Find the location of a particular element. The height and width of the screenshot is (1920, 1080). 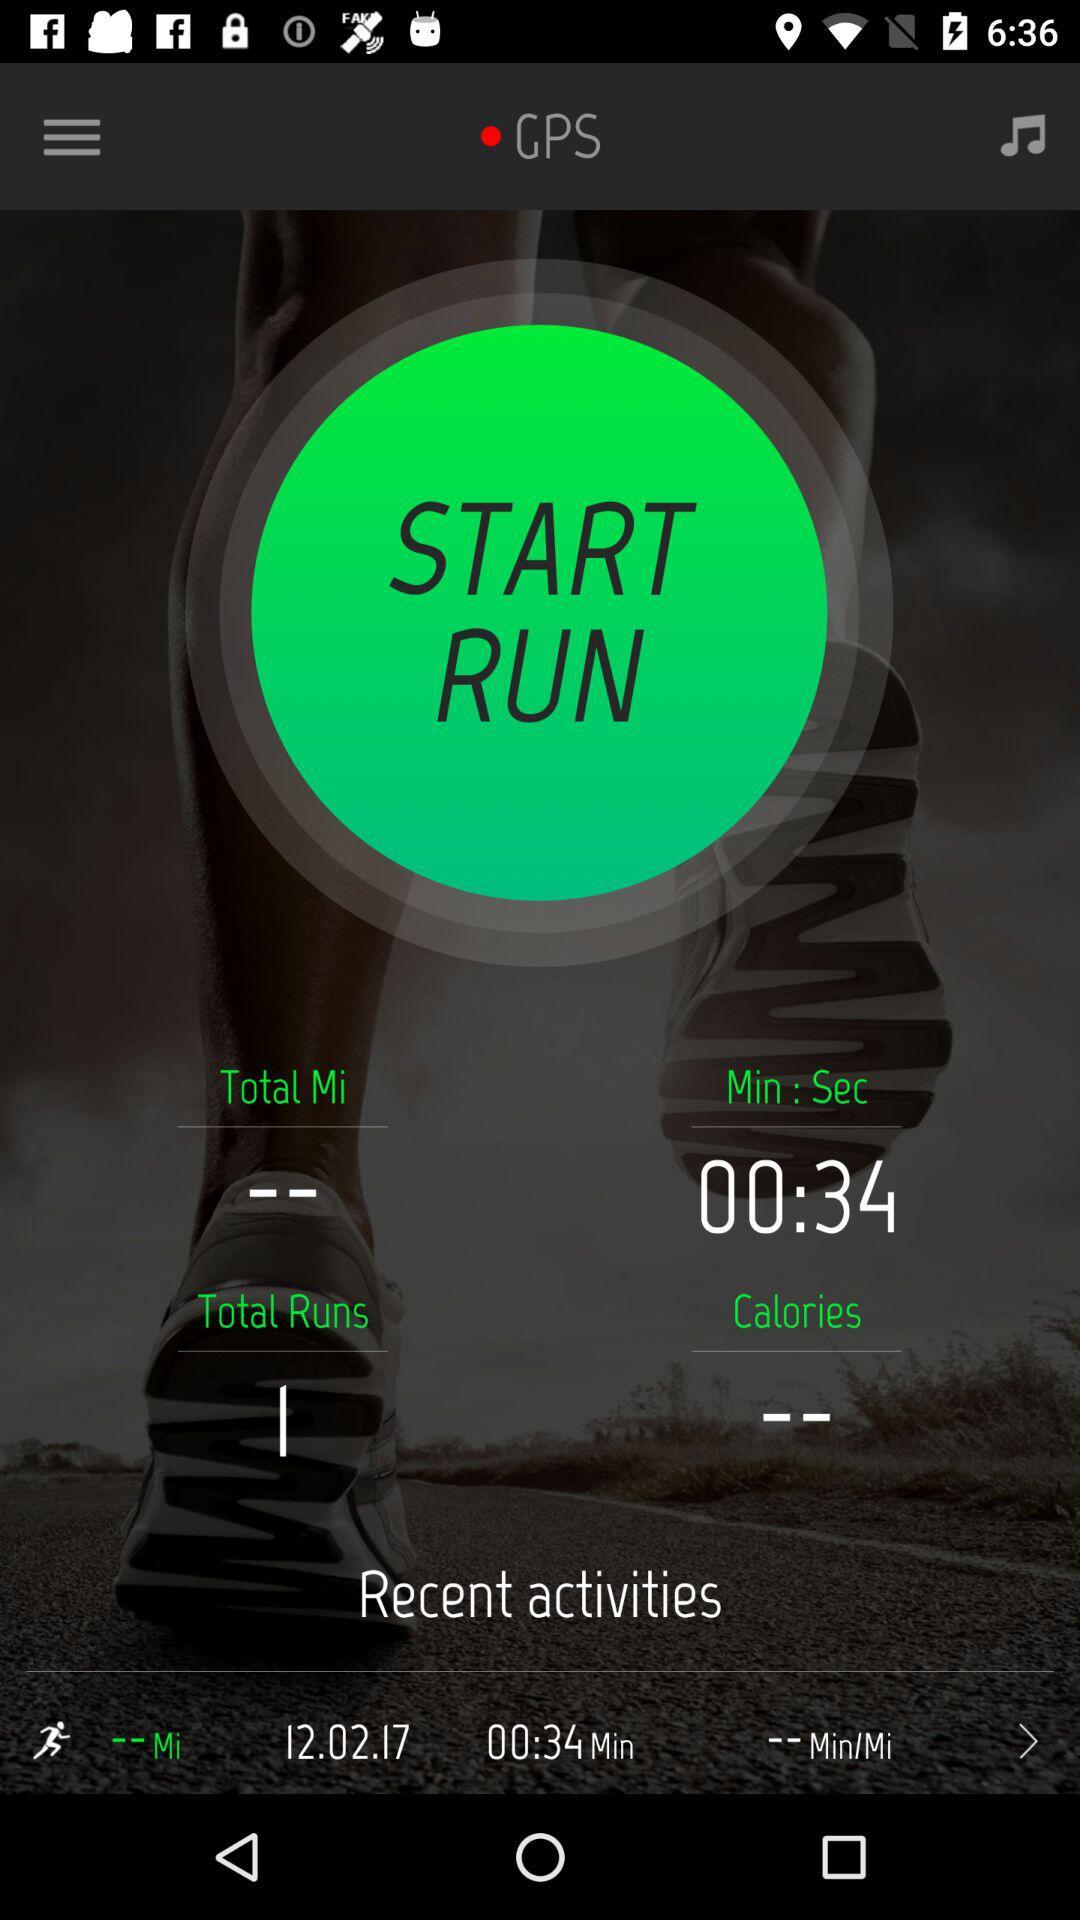

app features is located at coordinates (79, 135).